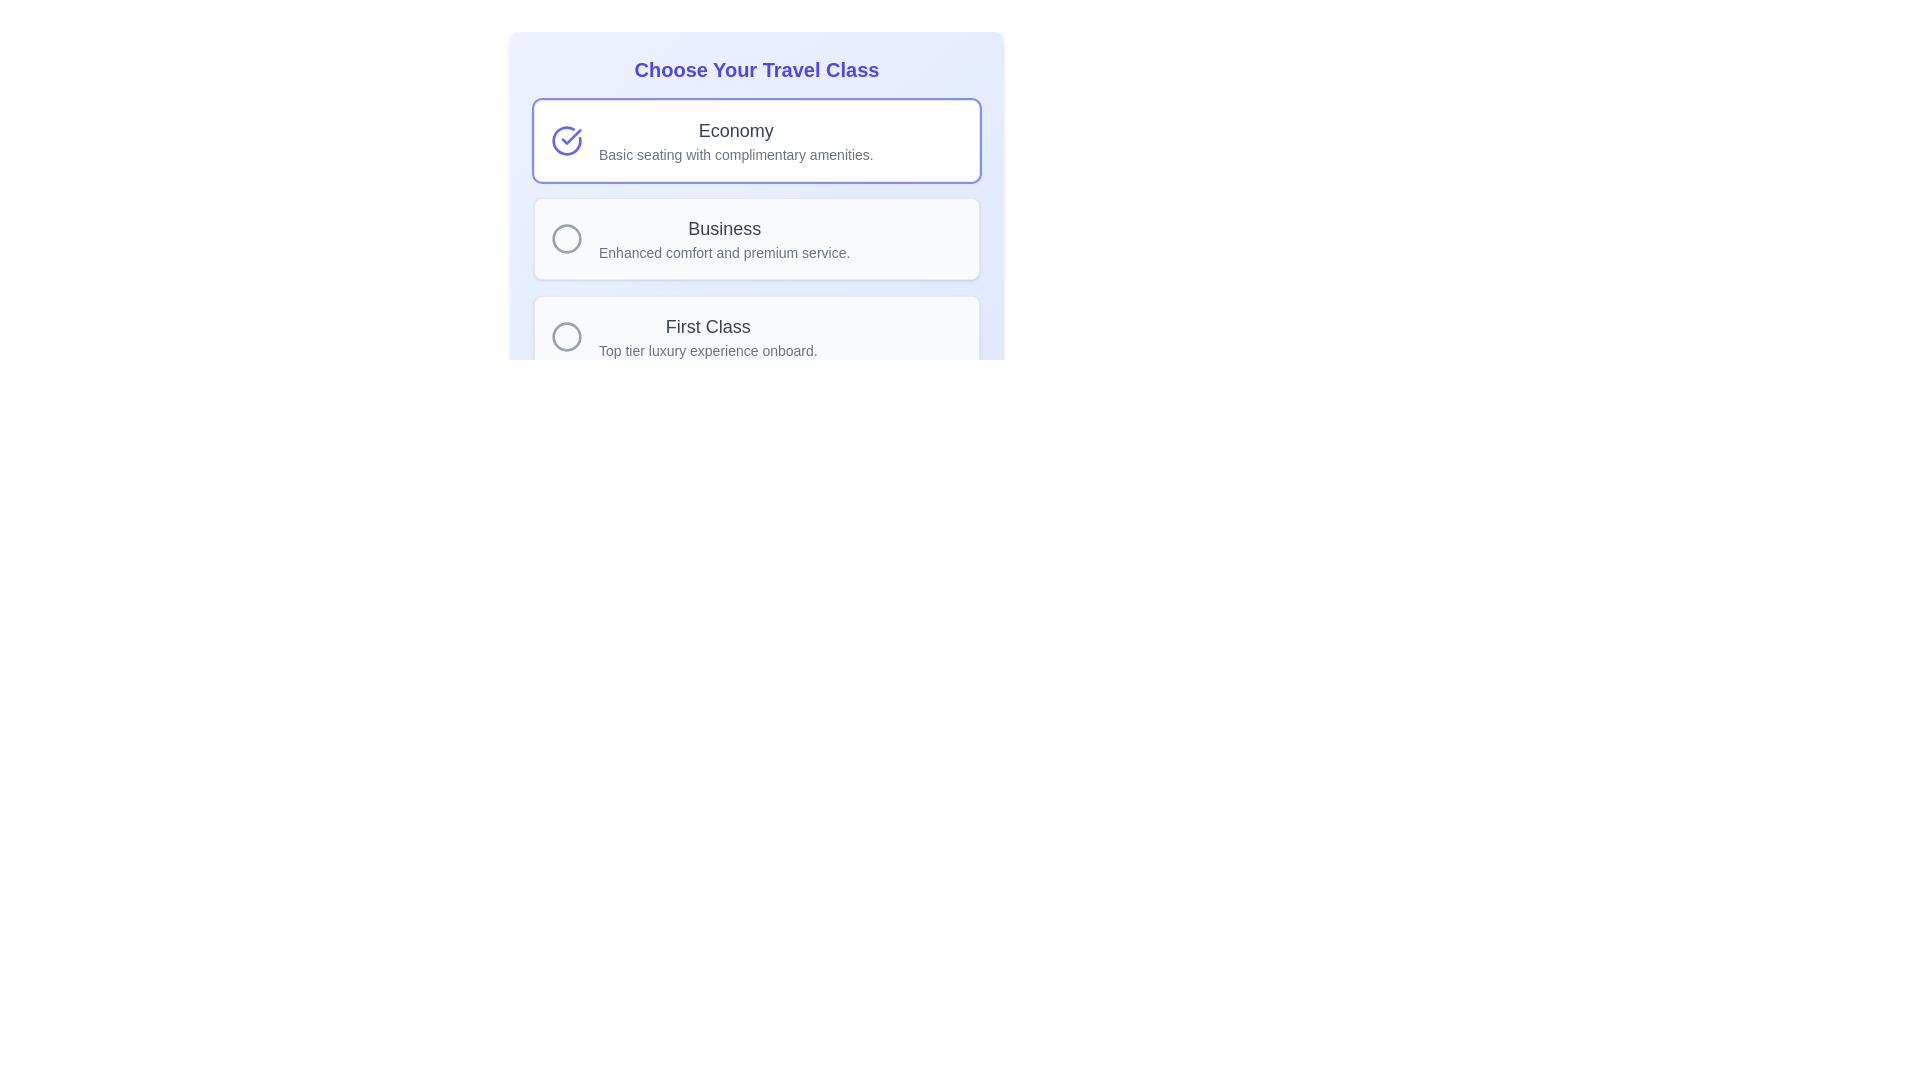 Image resolution: width=1920 pixels, height=1080 pixels. What do you see at coordinates (570, 136) in the screenshot?
I see `the checkmark icon located within the larger circle icon on the left side of the 'Economy' travel class option` at bounding box center [570, 136].